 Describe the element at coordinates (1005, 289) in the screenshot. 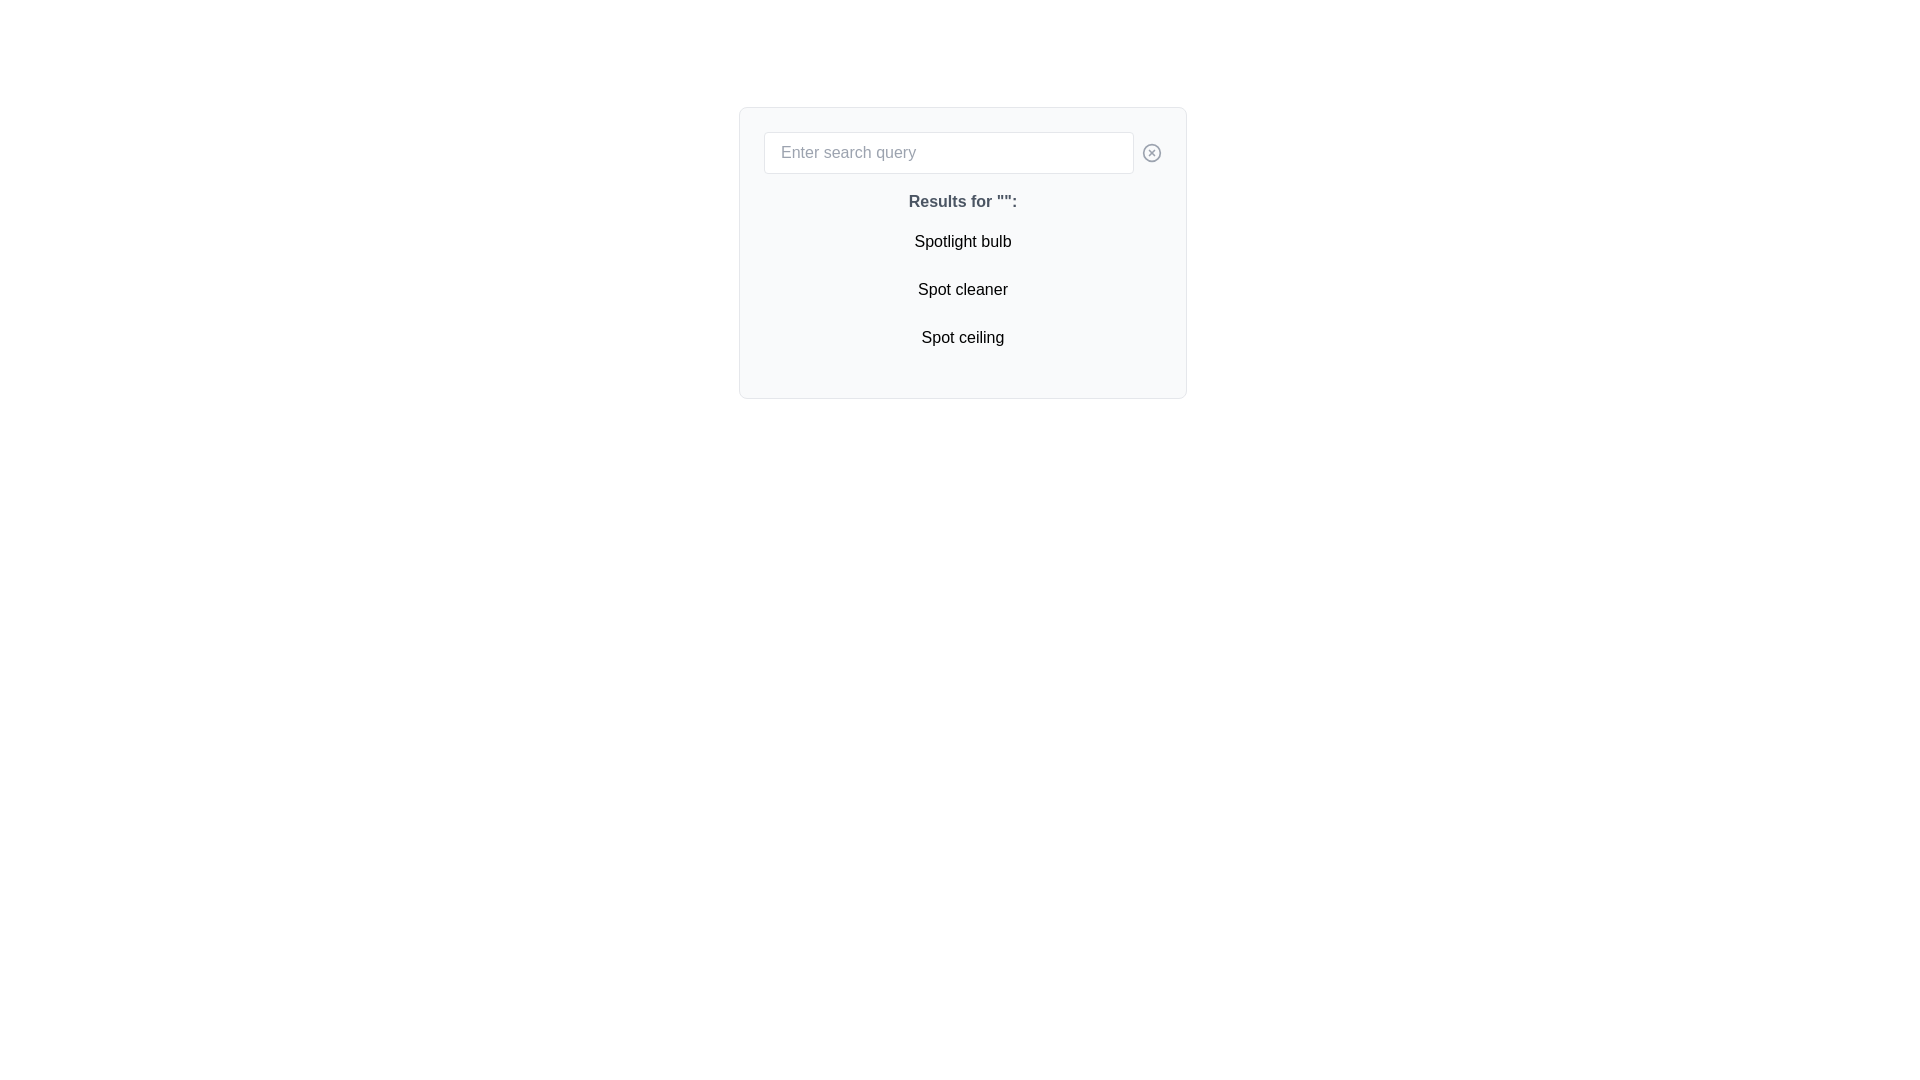

I see `the single character 'r' in the phrase 'Spot cleaner', which is the last character of the second item in the vertical list under the heading 'Results for '` at that location.